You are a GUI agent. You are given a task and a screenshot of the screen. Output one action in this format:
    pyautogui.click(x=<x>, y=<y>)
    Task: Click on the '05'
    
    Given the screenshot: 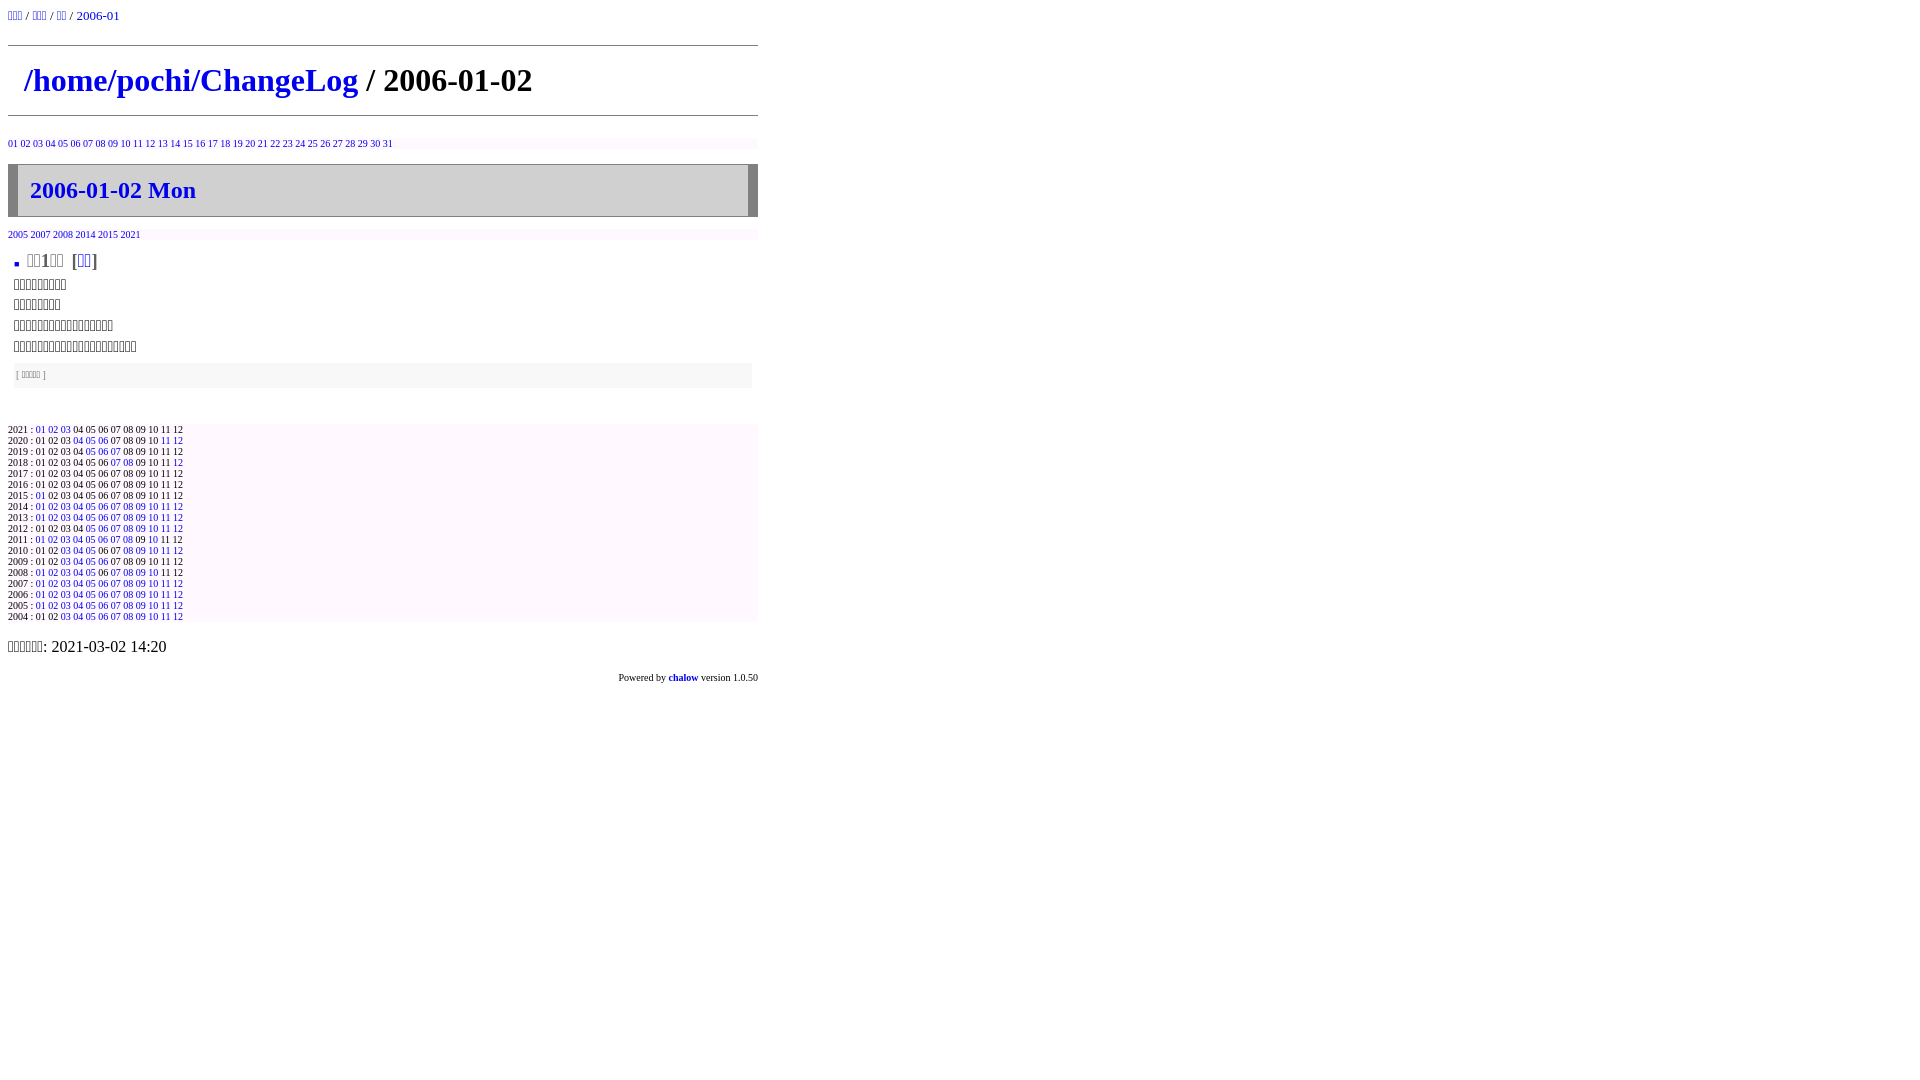 What is the action you would take?
    pyautogui.click(x=90, y=615)
    